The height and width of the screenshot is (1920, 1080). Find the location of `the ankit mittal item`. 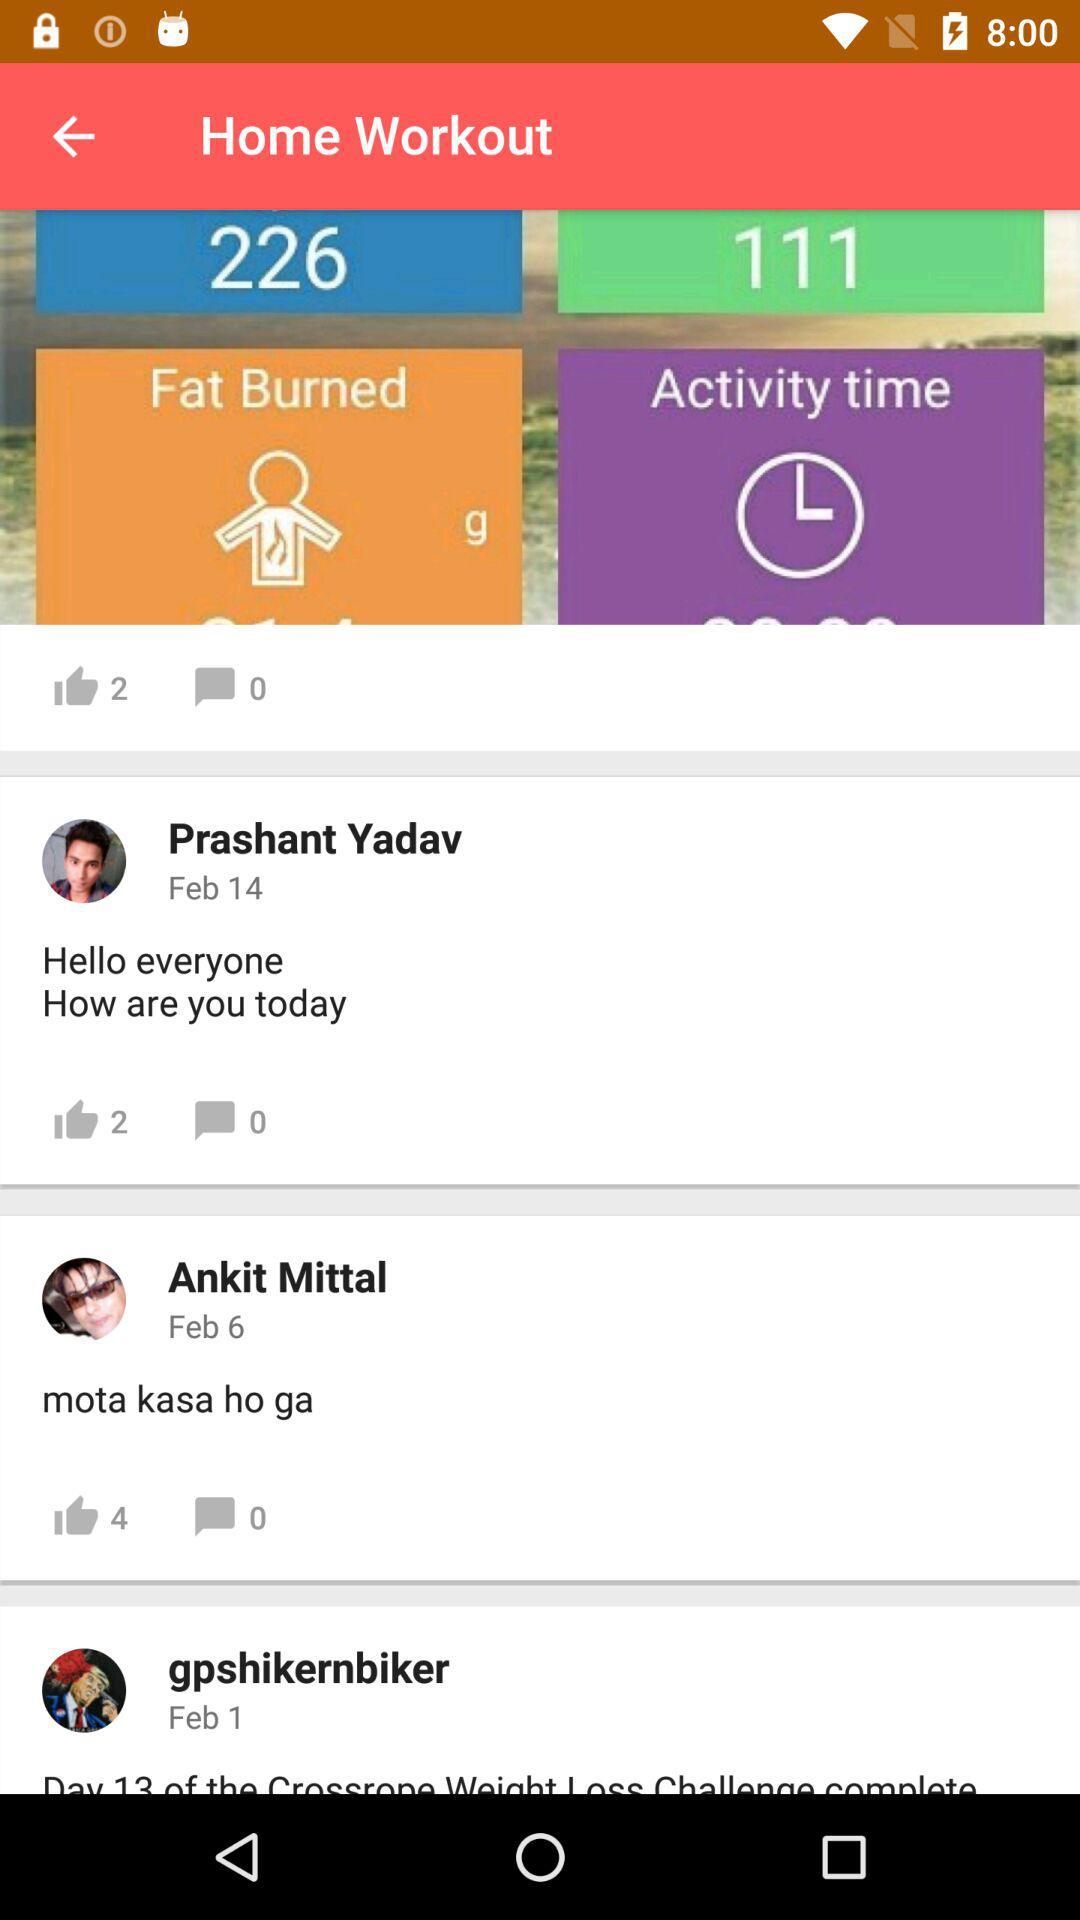

the ankit mittal item is located at coordinates (277, 1274).